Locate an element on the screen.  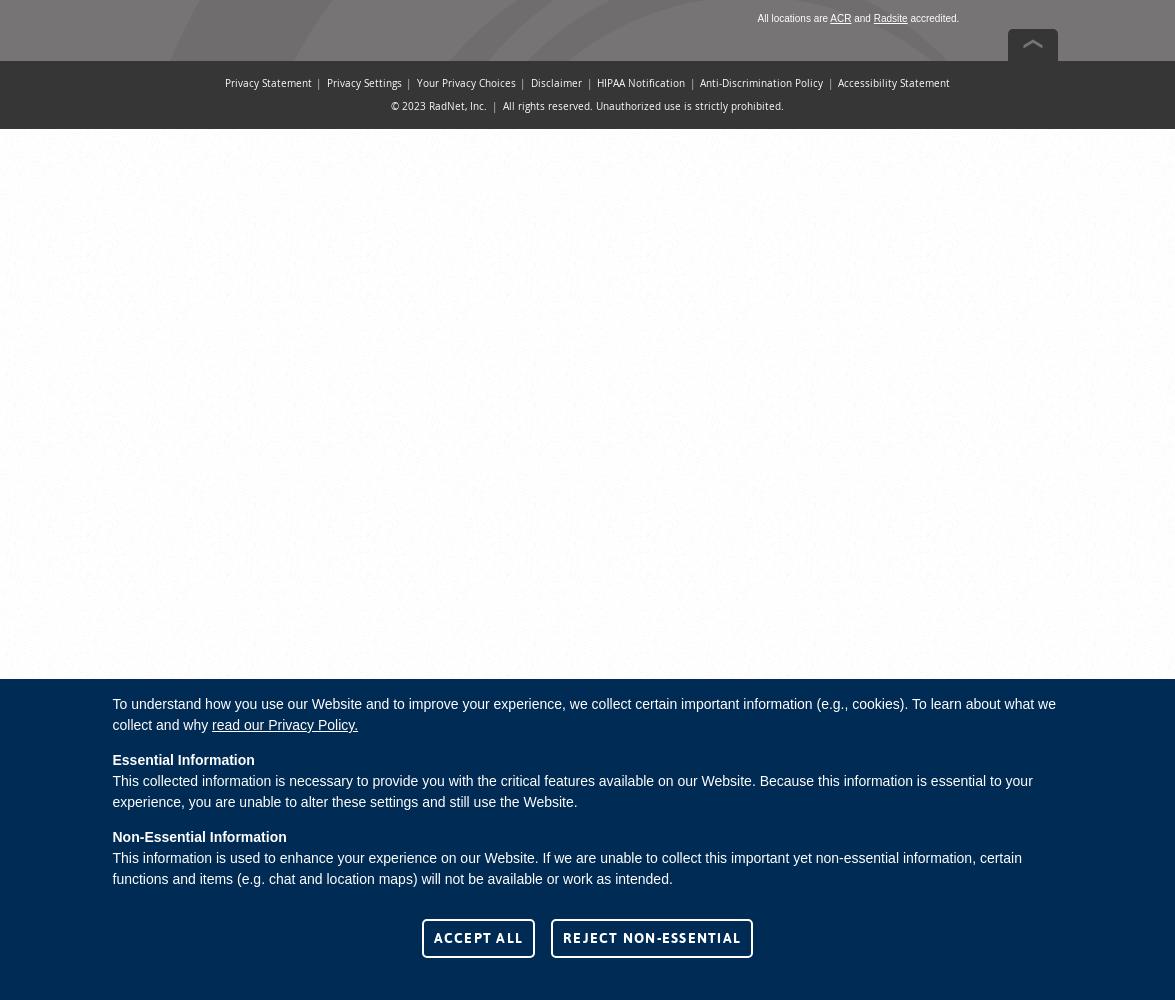
'Non-Essential Information' is located at coordinates (199, 836).